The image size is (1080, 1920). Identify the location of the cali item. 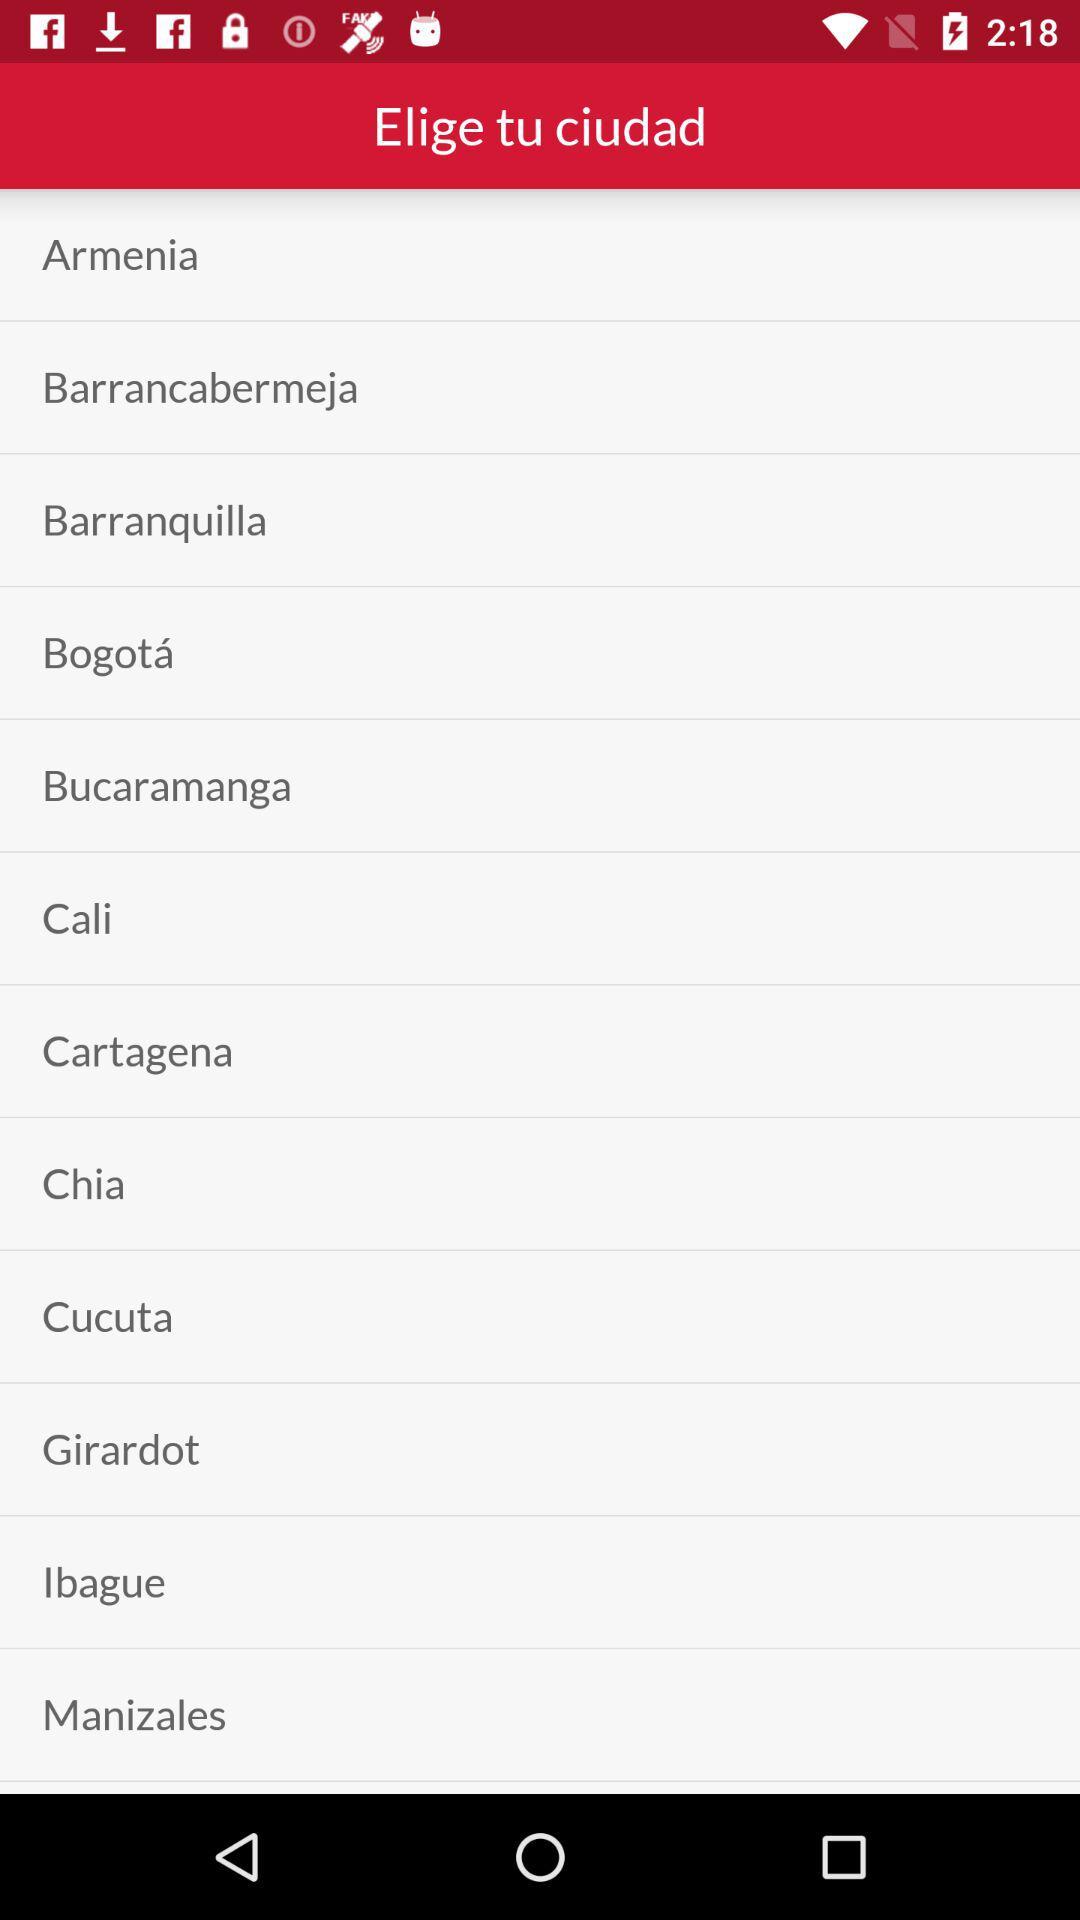
(76, 917).